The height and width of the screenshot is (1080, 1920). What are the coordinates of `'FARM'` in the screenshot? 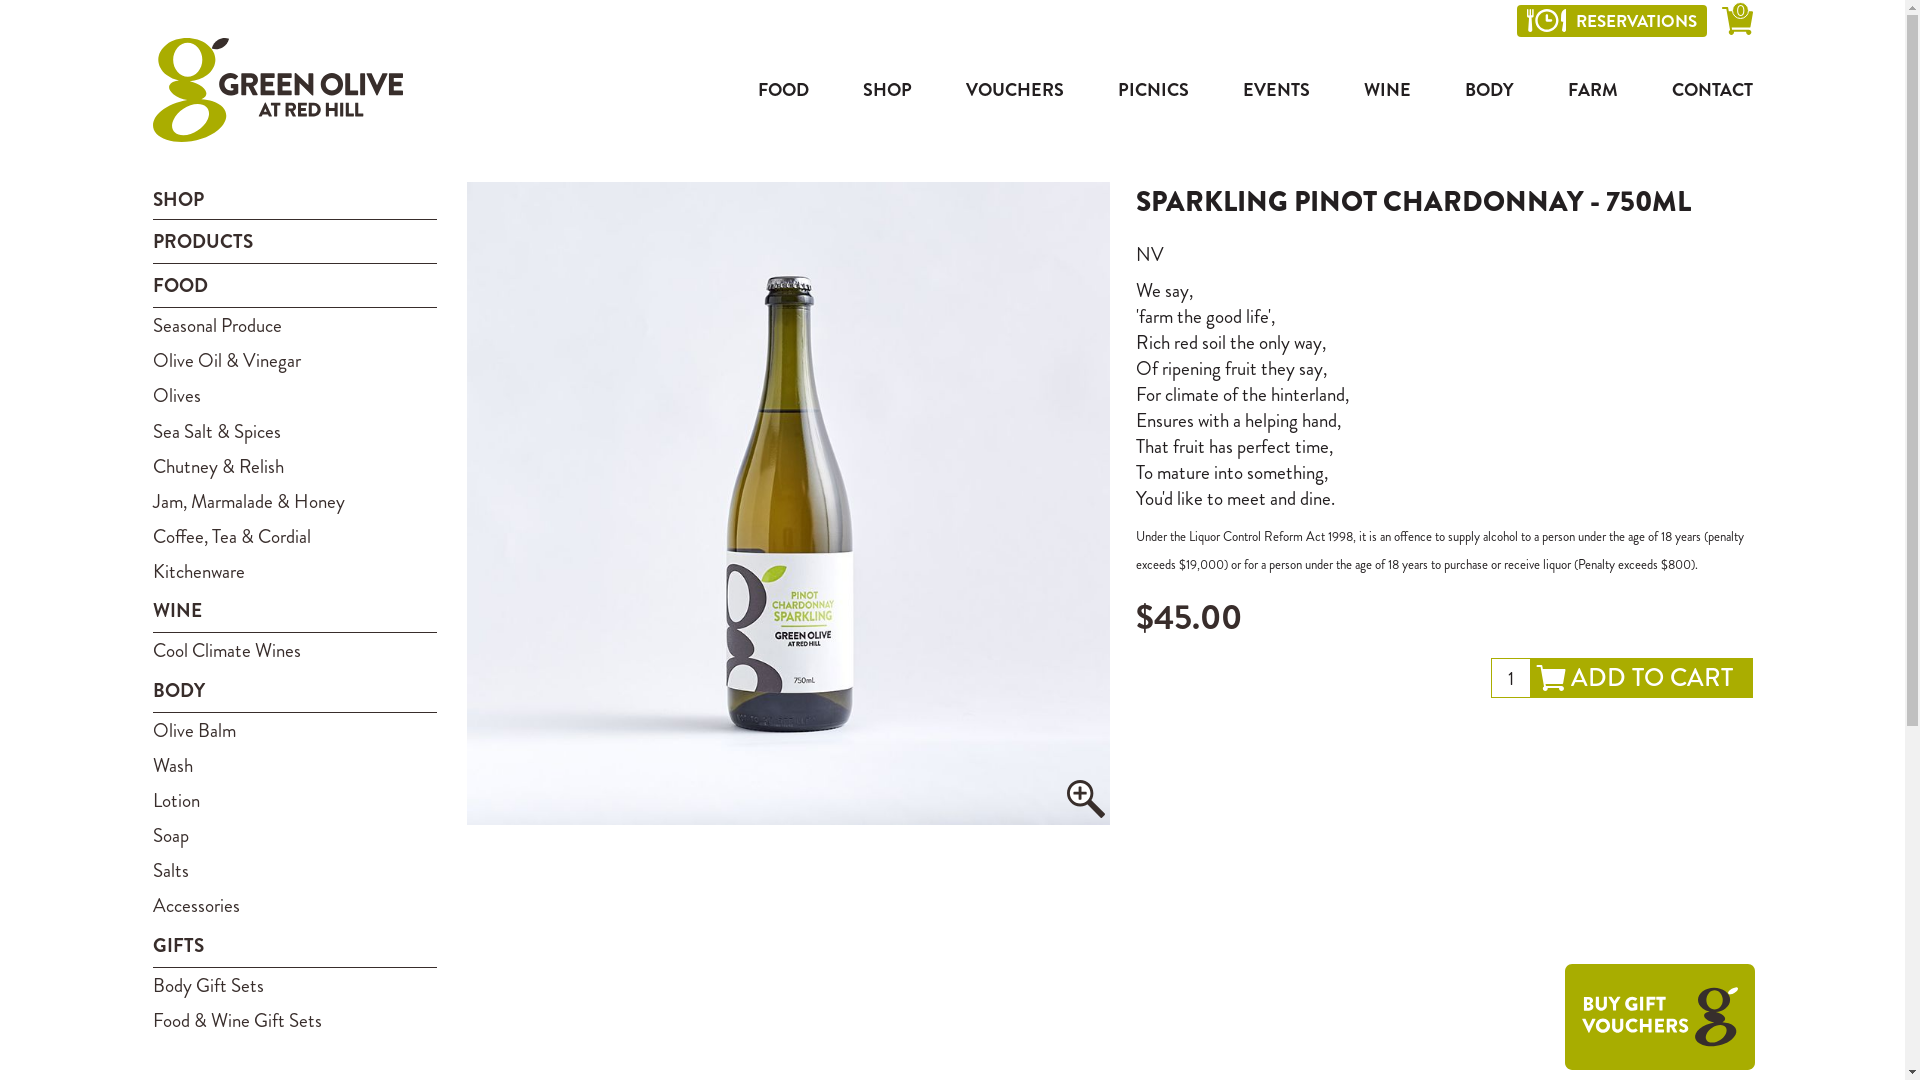 It's located at (1592, 88).